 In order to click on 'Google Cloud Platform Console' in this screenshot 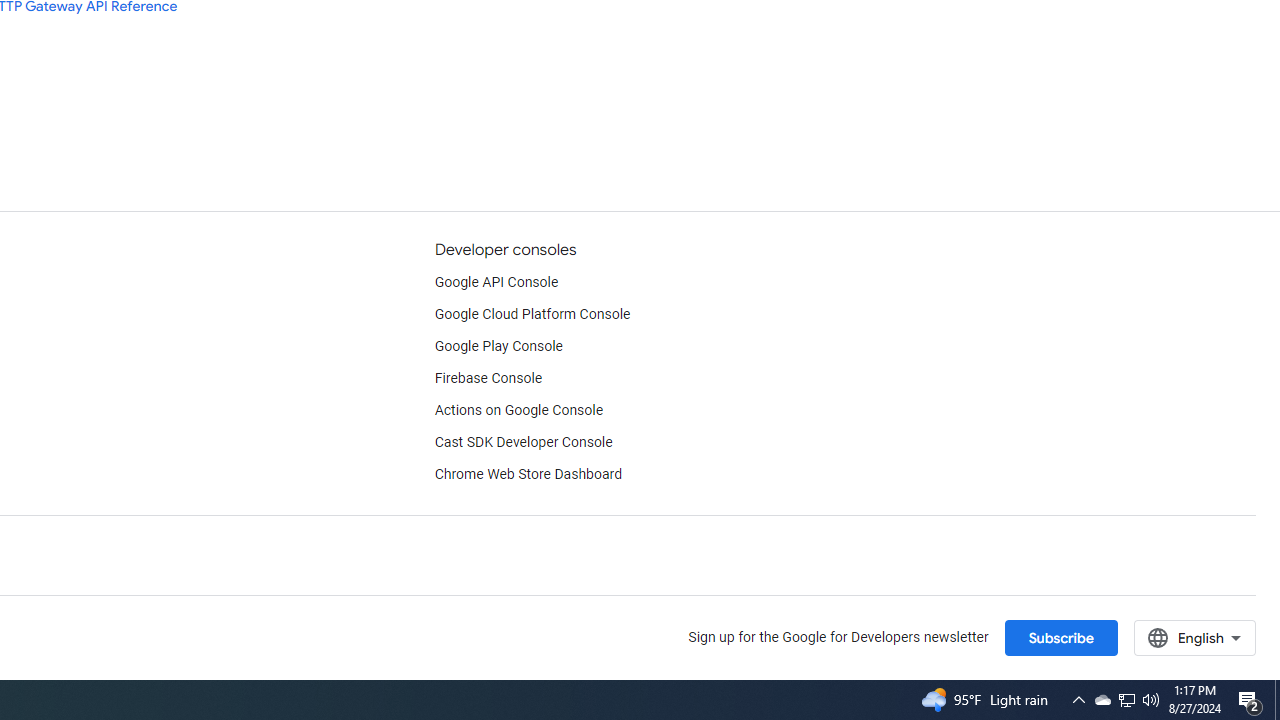, I will do `click(532, 315)`.